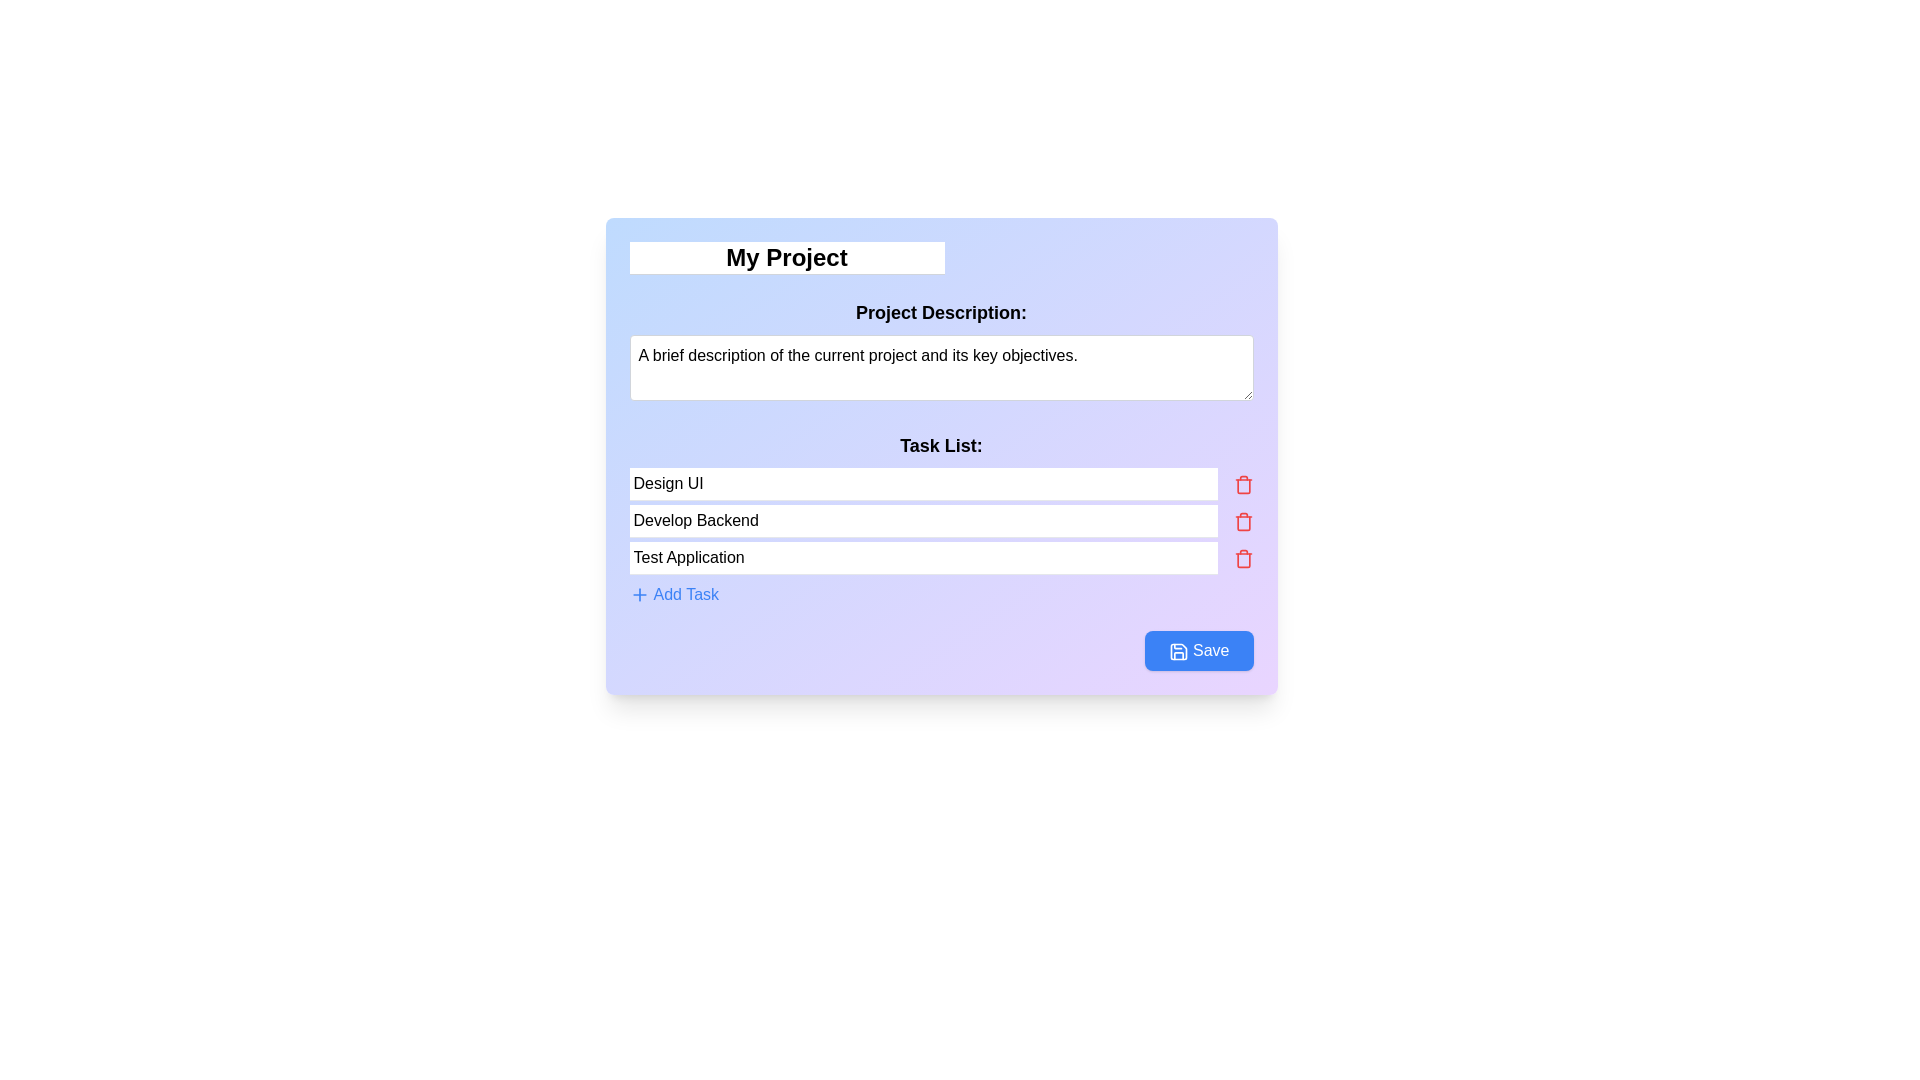 The width and height of the screenshot is (1920, 1080). What do you see at coordinates (686, 593) in the screenshot?
I see `the 'Add Task' text, which is styled in blue and positioned next to a '+' symbol, to initiate adding a new task` at bounding box center [686, 593].